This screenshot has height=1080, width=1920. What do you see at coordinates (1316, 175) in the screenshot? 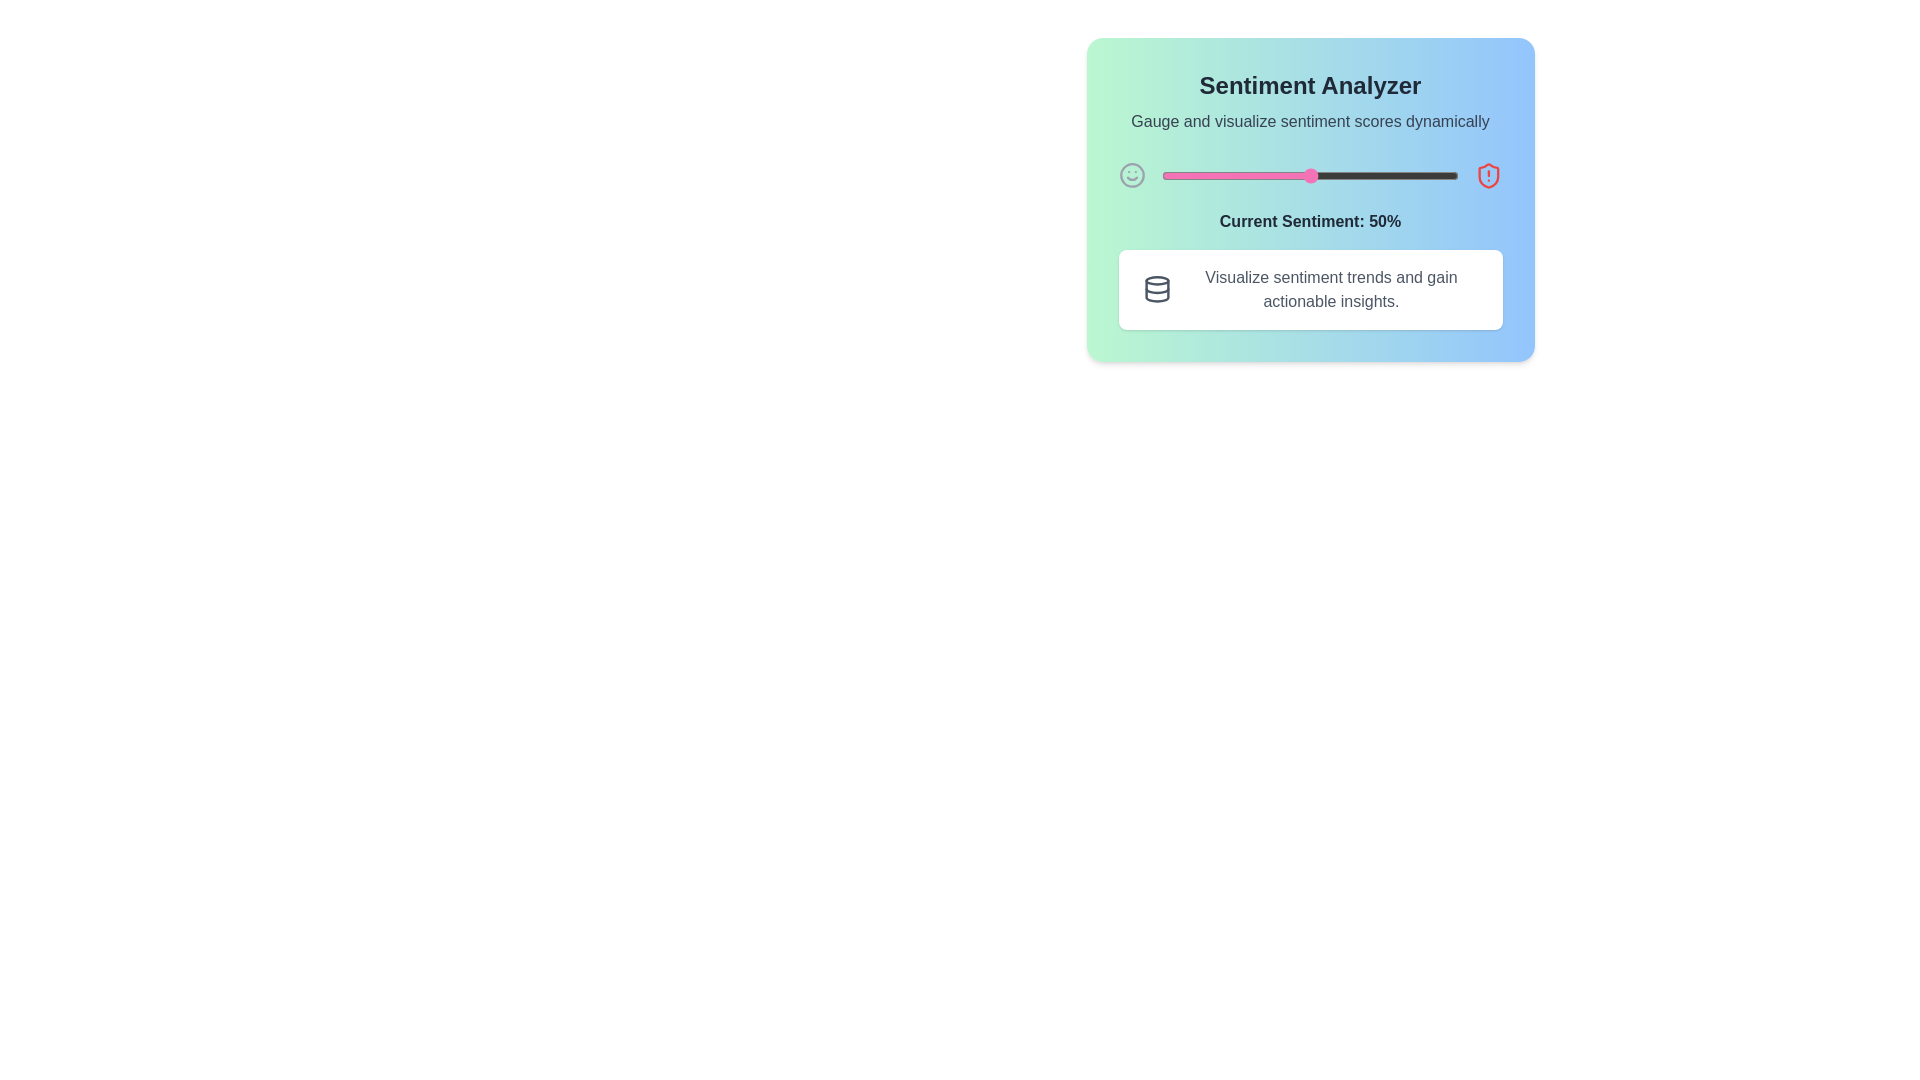
I see `the sentiment slider to set the sentiment value to 52` at bounding box center [1316, 175].